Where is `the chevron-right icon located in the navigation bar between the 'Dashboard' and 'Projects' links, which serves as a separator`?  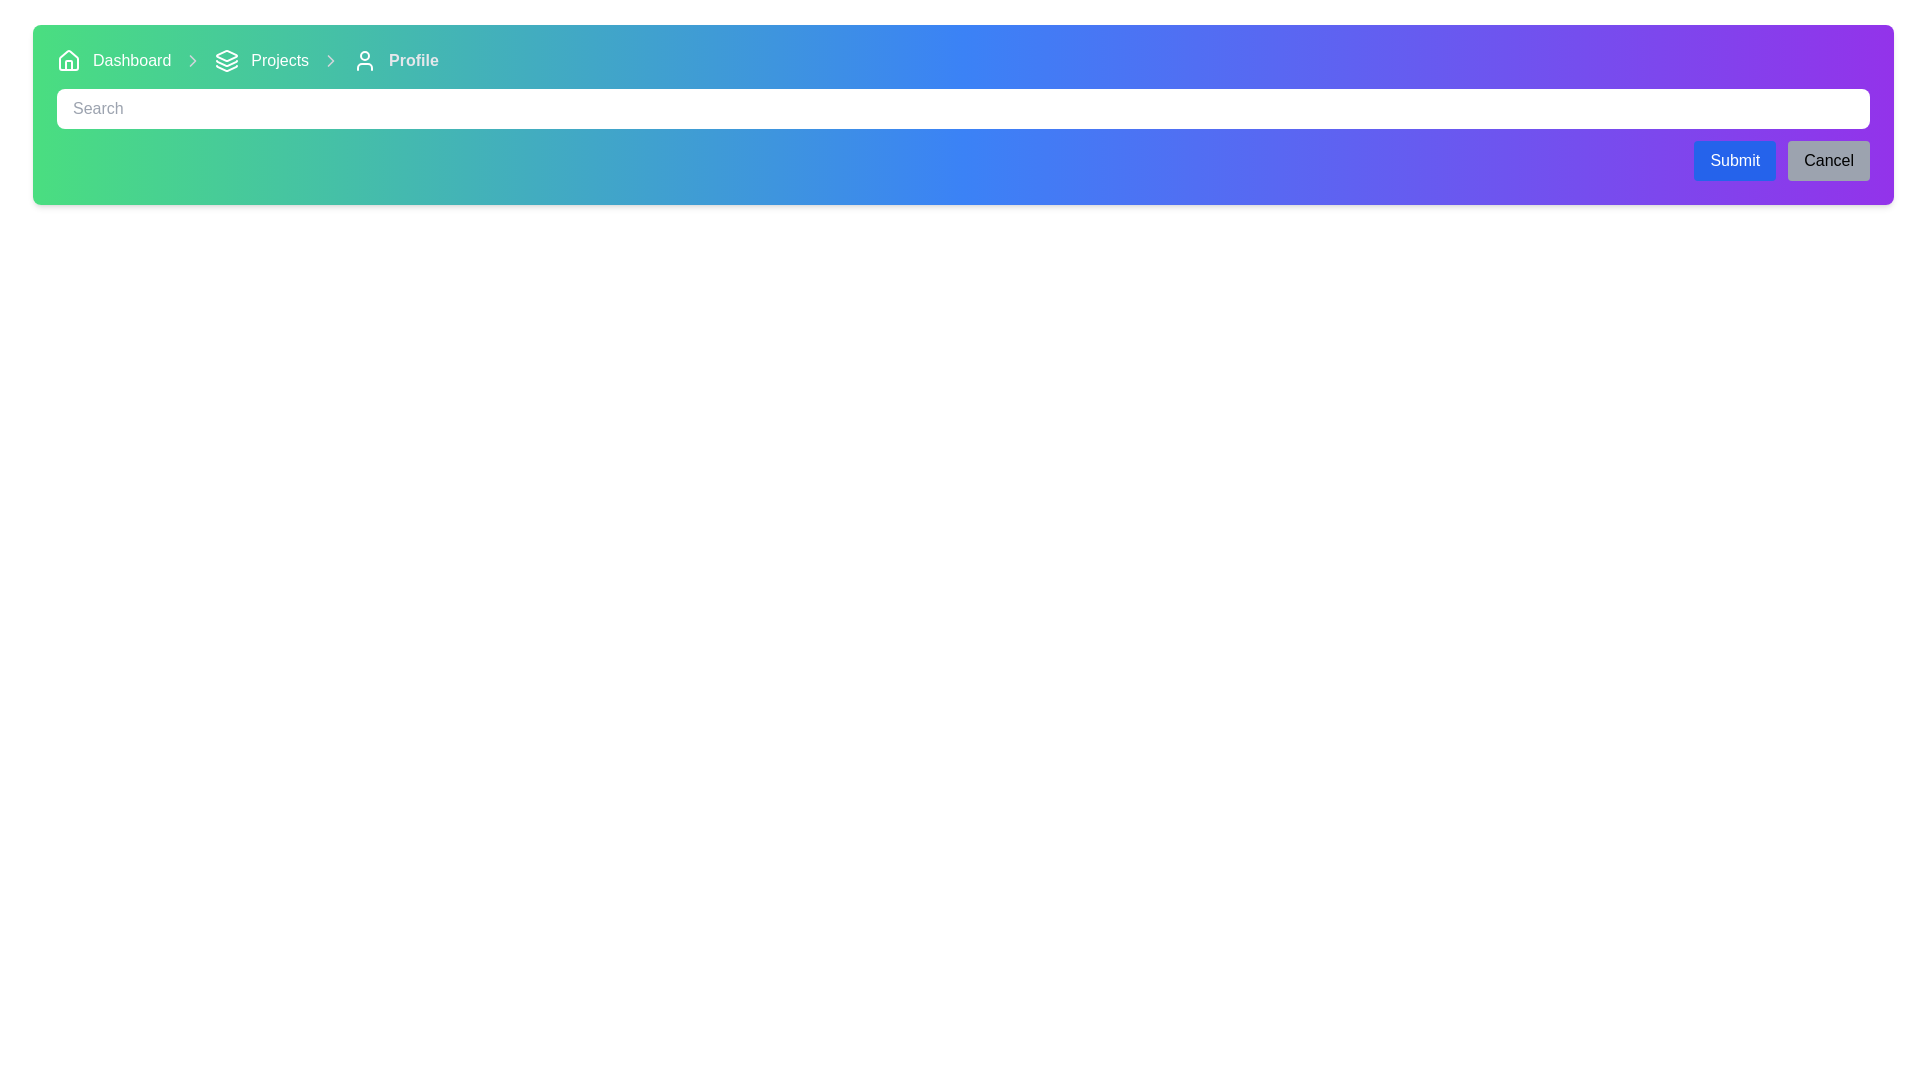 the chevron-right icon located in the navigation bar between the 'Dashboard' and 'Projects' links, which serves as a separator is located at coordinates (193, 60).